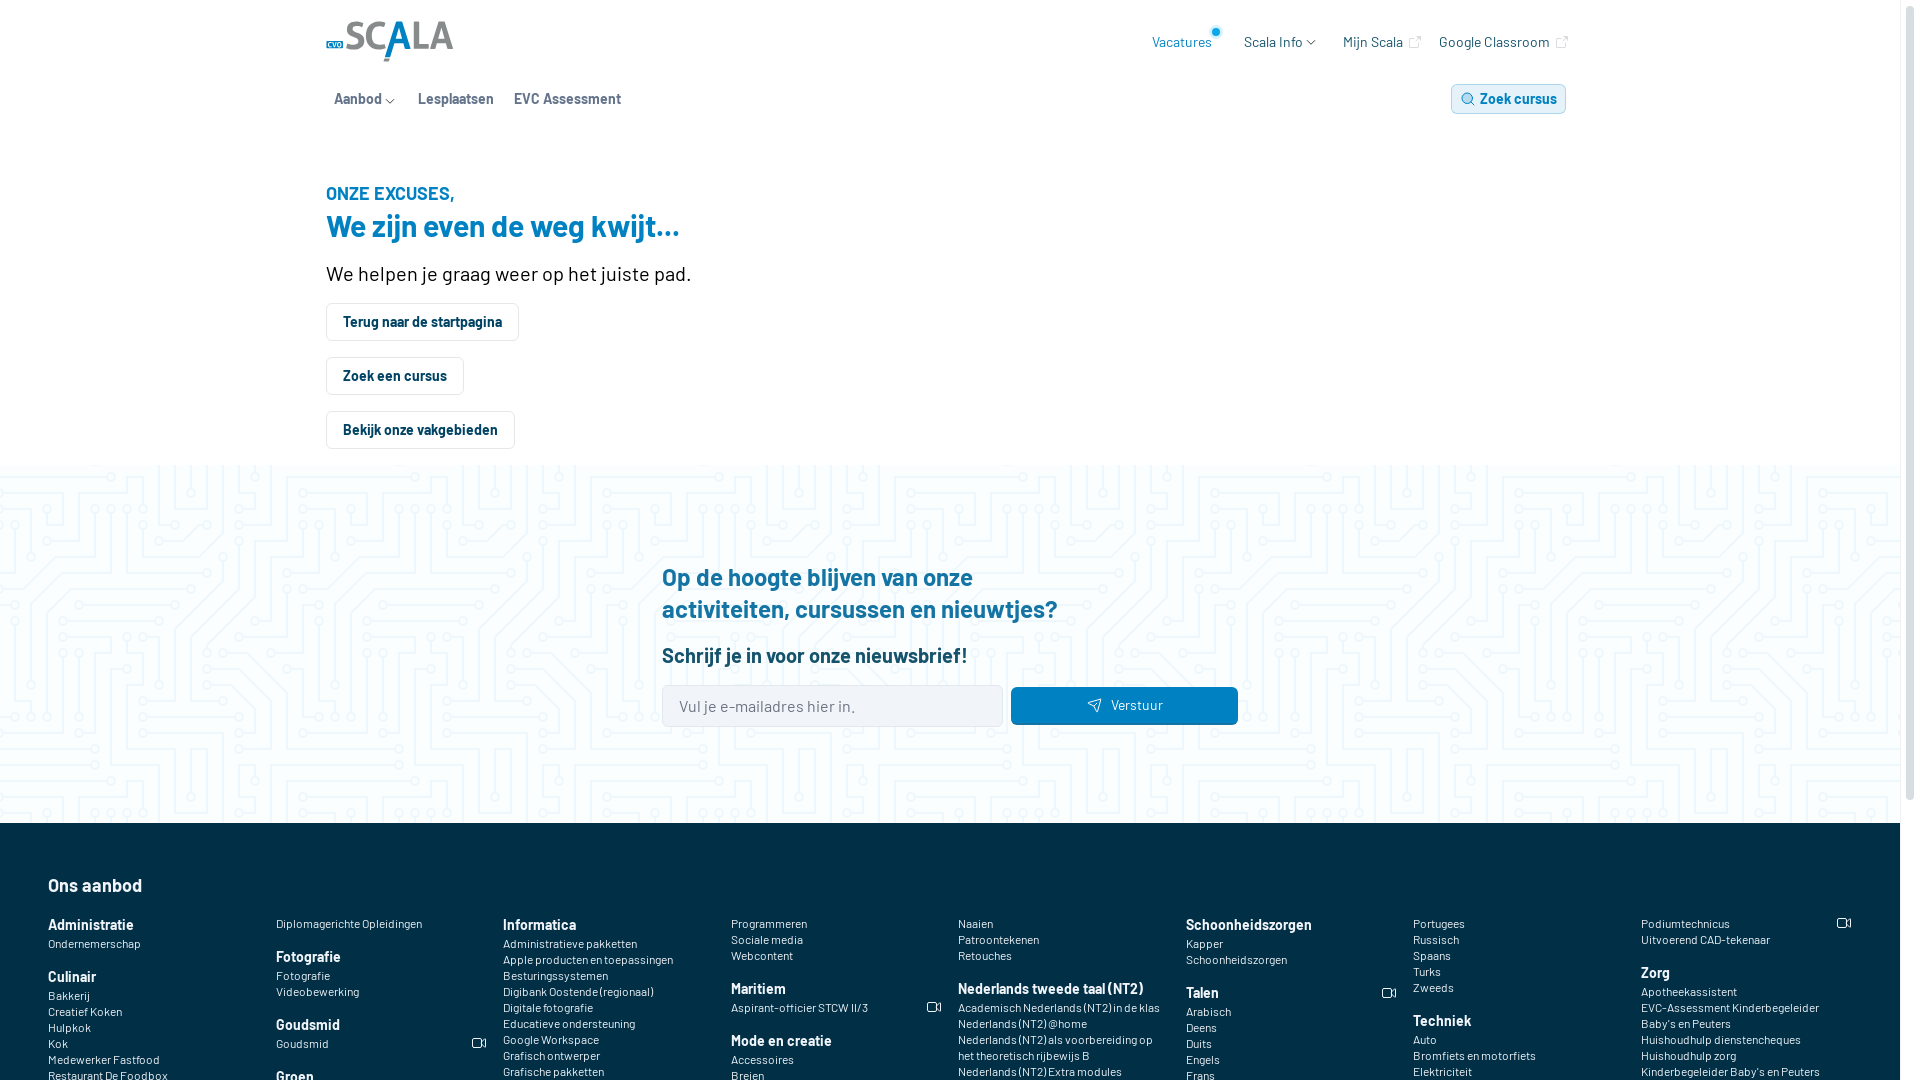 This screenshot has height=1080, width=1920. What do you see at coordinates (576, 991) in the screenshot?
I see `'Digibank Oostende (regionaal)'` at bounding box center [576, 991].